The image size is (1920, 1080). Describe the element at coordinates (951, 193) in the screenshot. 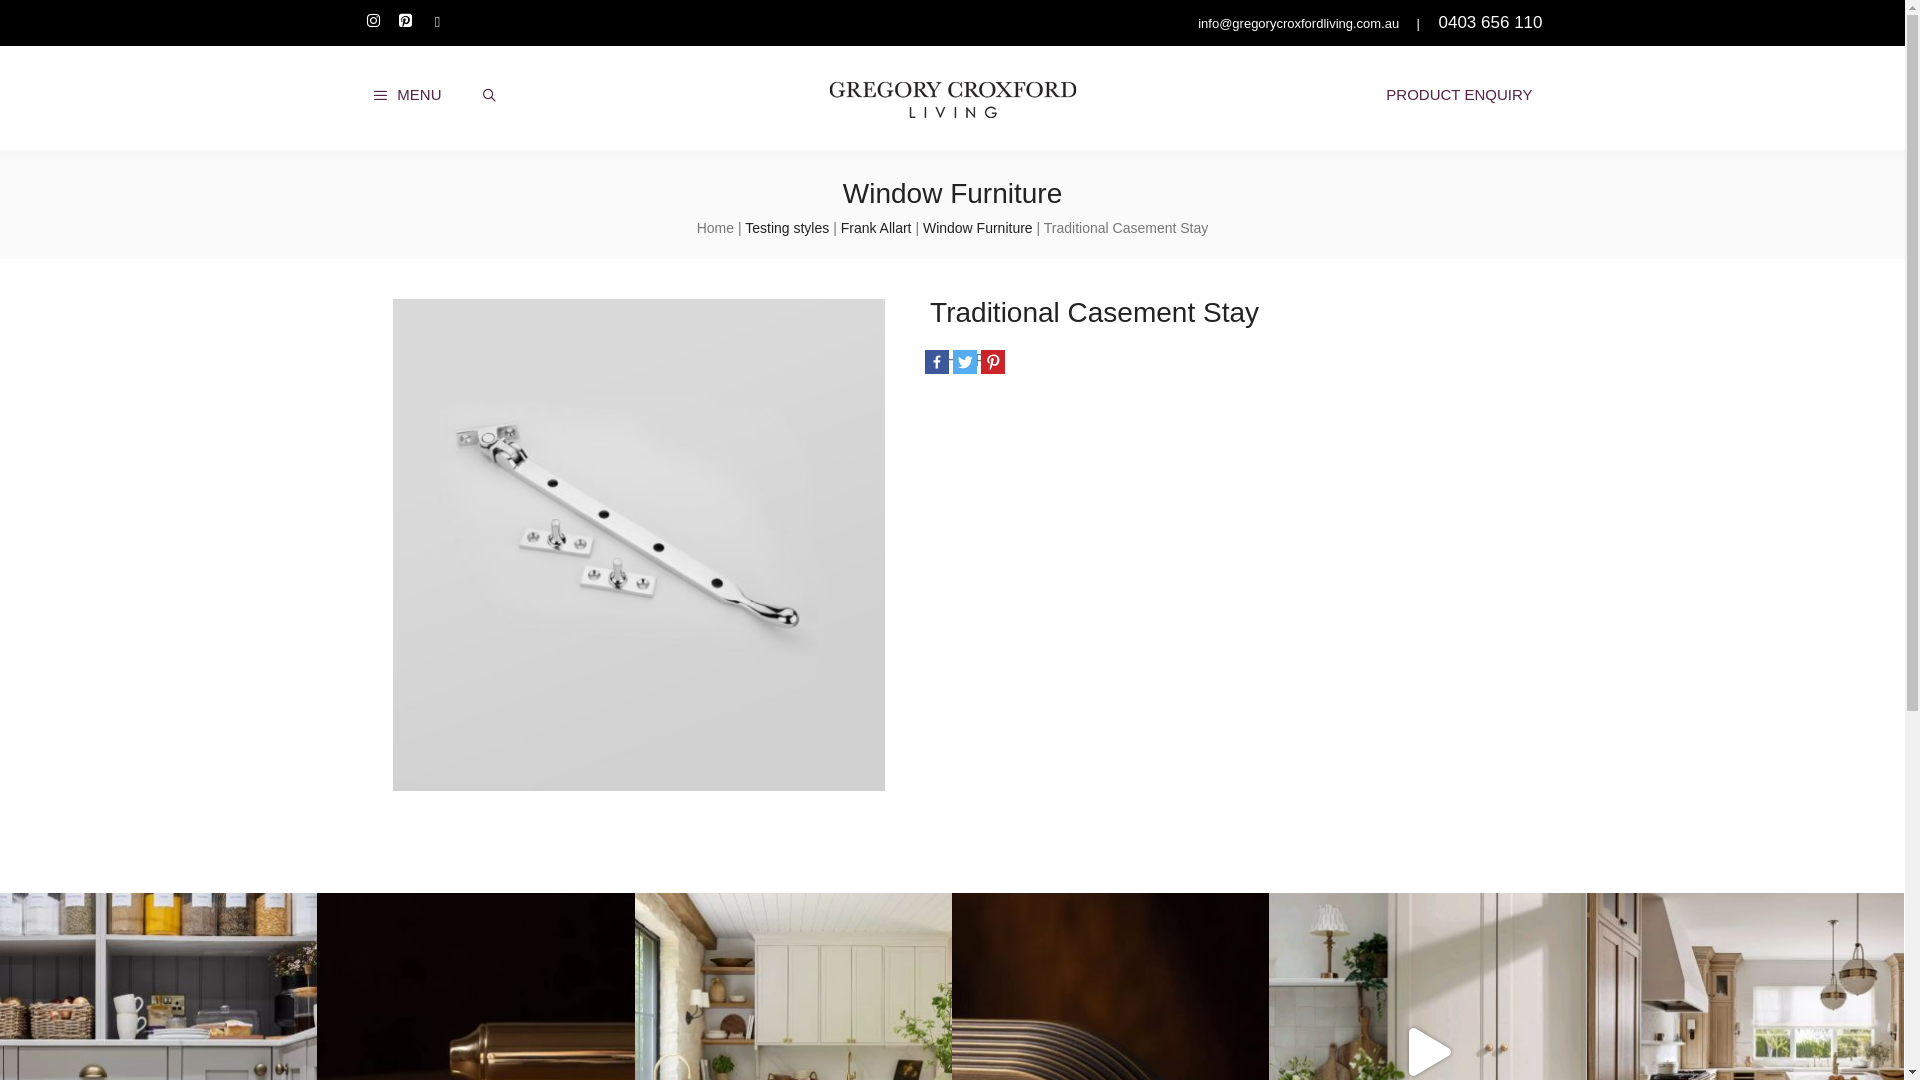

I see `'Window Furniture'` at that location.